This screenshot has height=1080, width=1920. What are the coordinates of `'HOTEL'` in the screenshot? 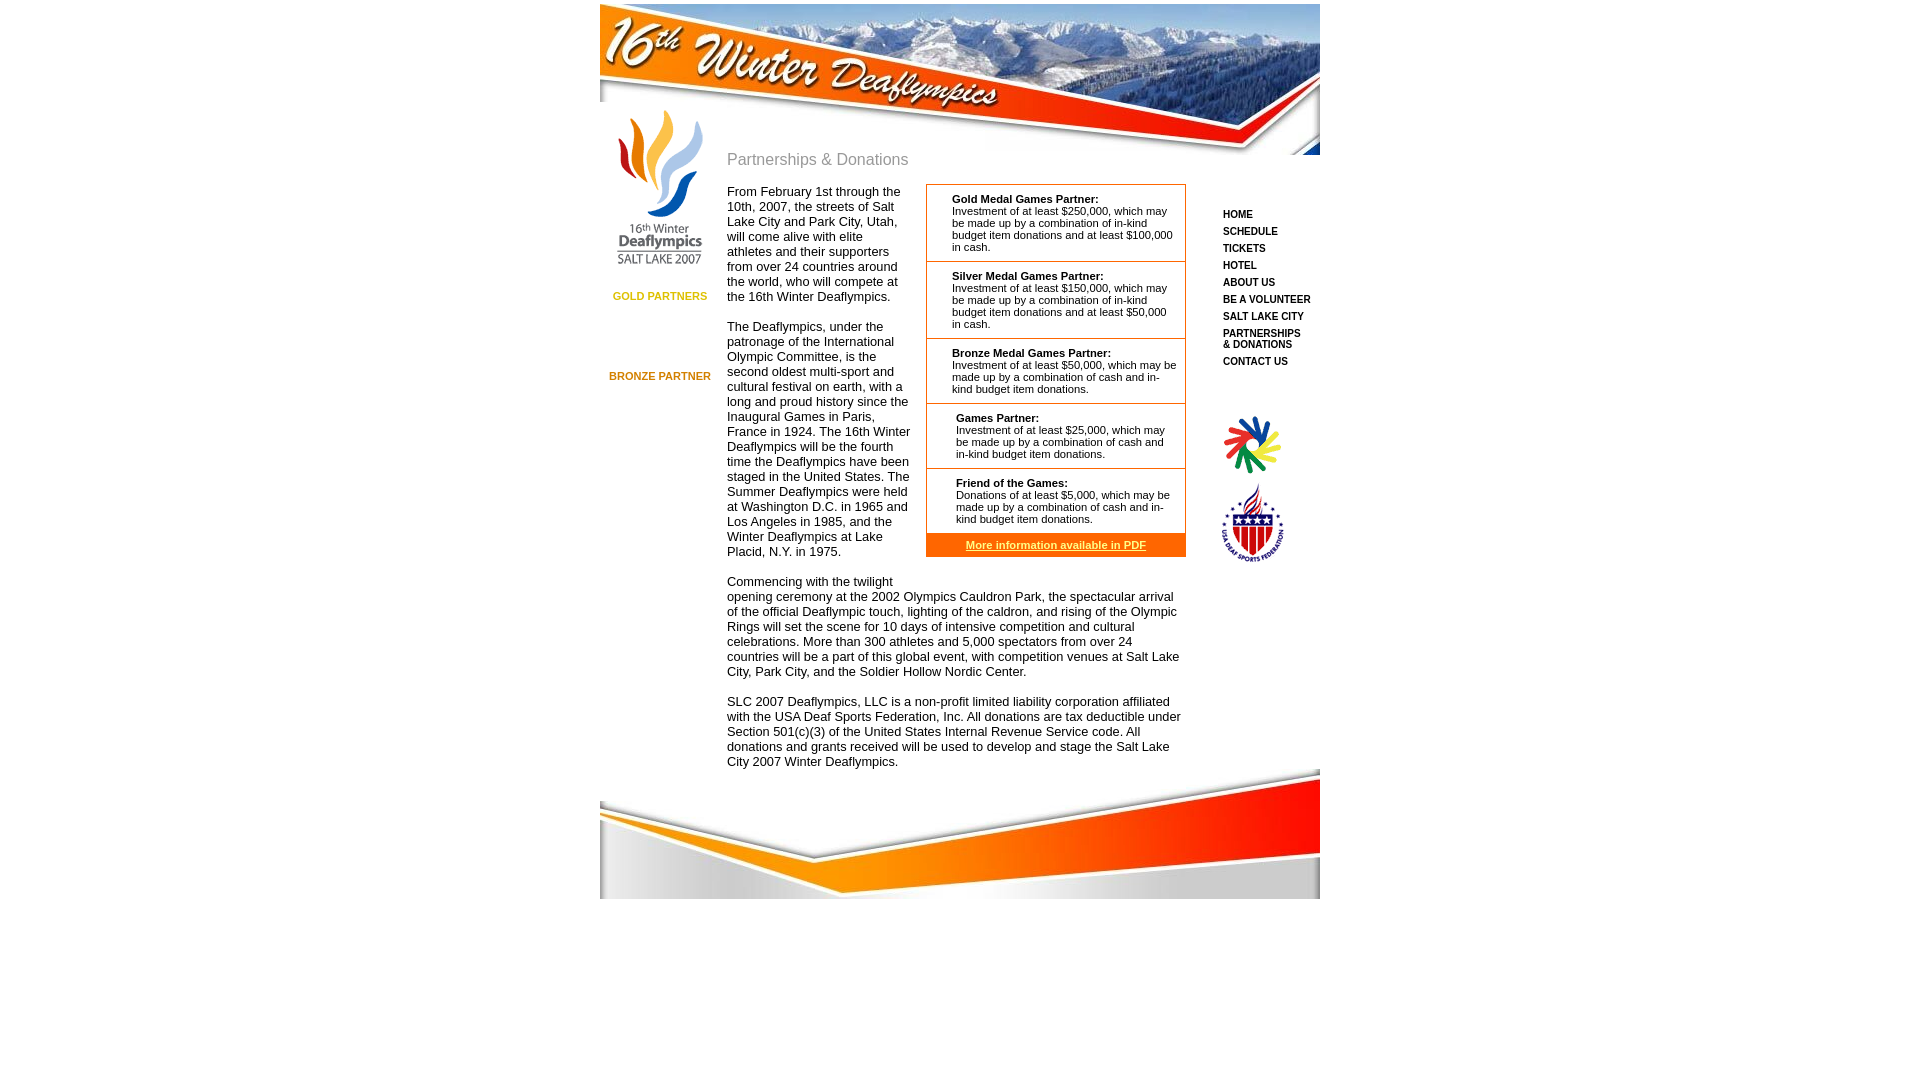 It's located at (1238, 264).